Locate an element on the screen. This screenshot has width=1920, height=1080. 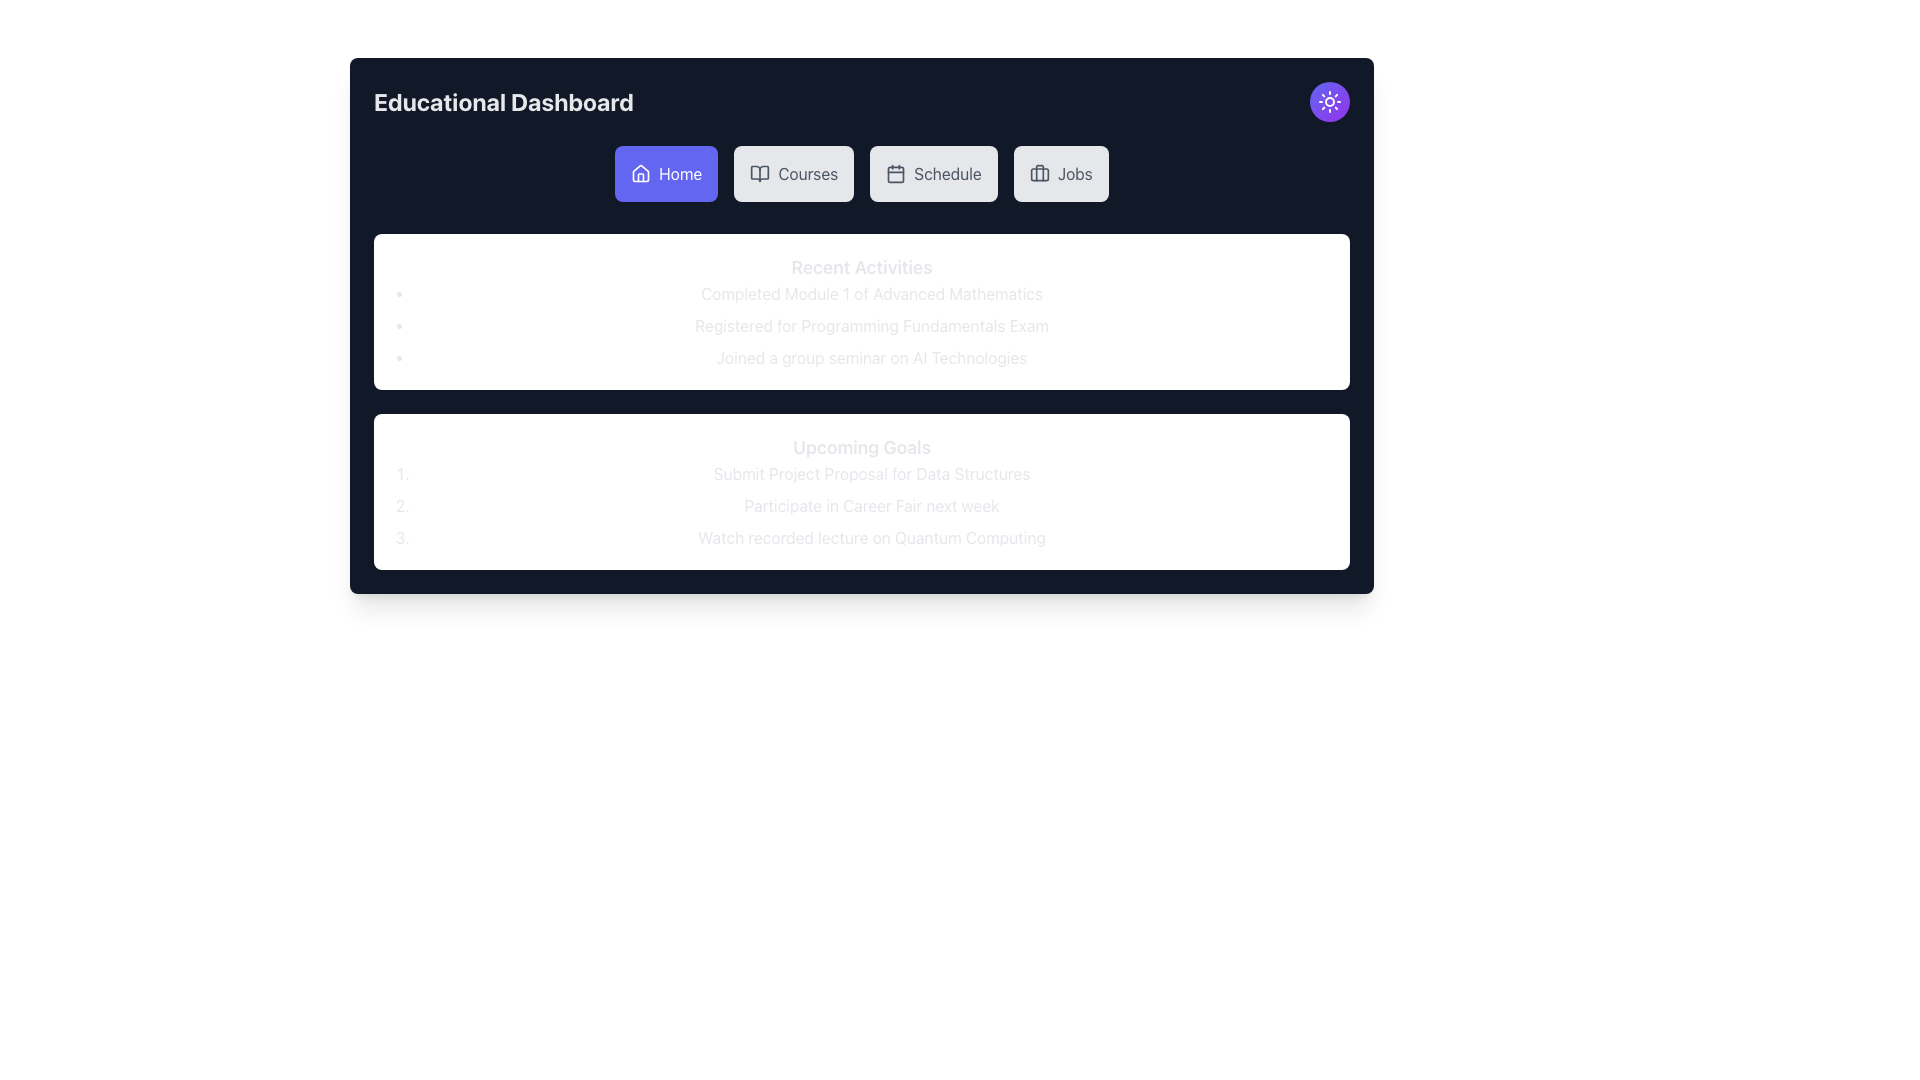
the house icon within the 'Home' button located in the navigation bar at the top of the interface is located at coordinates (641, 172).